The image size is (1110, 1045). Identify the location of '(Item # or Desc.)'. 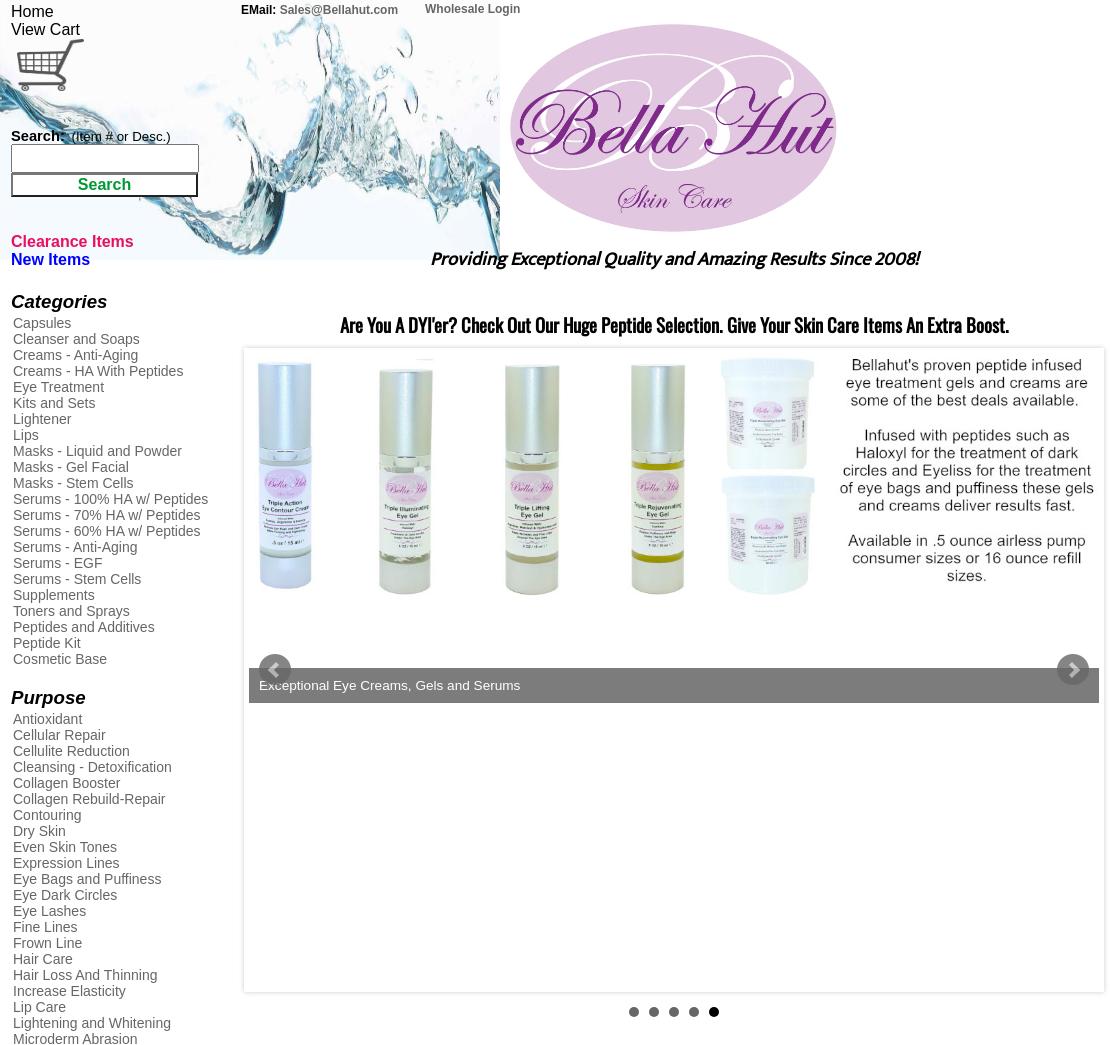
(120, 135).